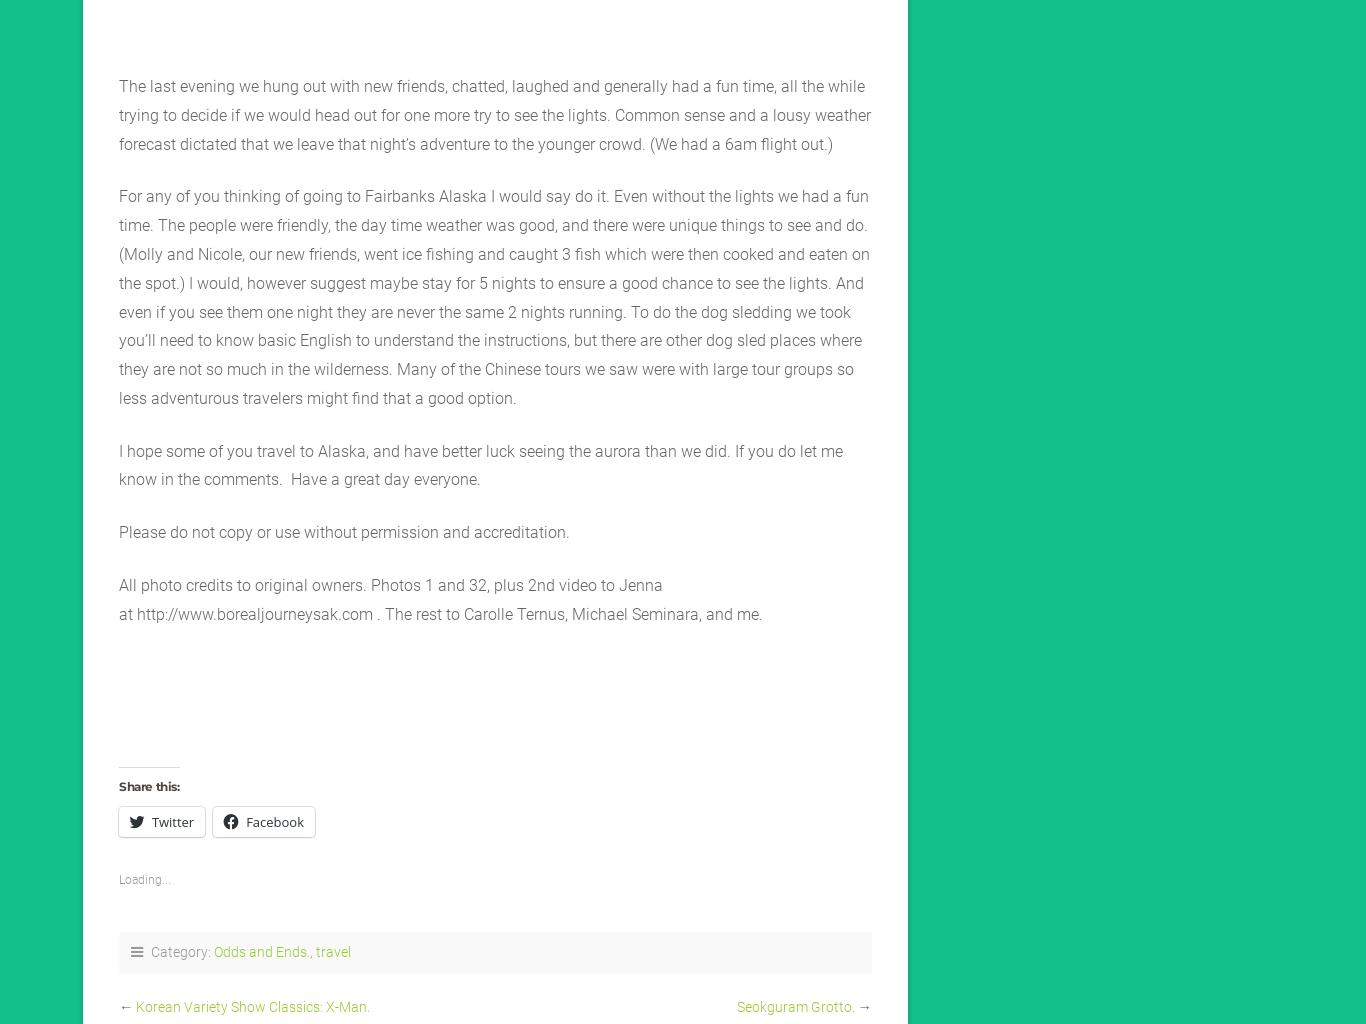 The width and height of the screenshot is (1366, 1024). What do you see at coordinates (494, 296) in the screenshot?
I see `'For any of you thinking of going to Fairbanks Alaska I would say do it. Even without the lights we had a fun time. The people were friendly, the day time weather was good, and there were unique things to see and do. (Molly and Nicole, our new friends, went ice fishing and caught 3 fish which were then cooked and eaten on the spot.) I would, however suggest maybe stay for 5 nights to ensure a good chance to see the lights. And even if you see them one night they are never the same 2 nights running. To do the dog sledding we took you’ll need to know basic English to understand the instructions, but there are other dog sled places where they are not so much in the wilderness. Many of the Chinese tours we saw were with large tour groups so less adventurous travelers might find that a good option.'` at bounding box center [494, 296].